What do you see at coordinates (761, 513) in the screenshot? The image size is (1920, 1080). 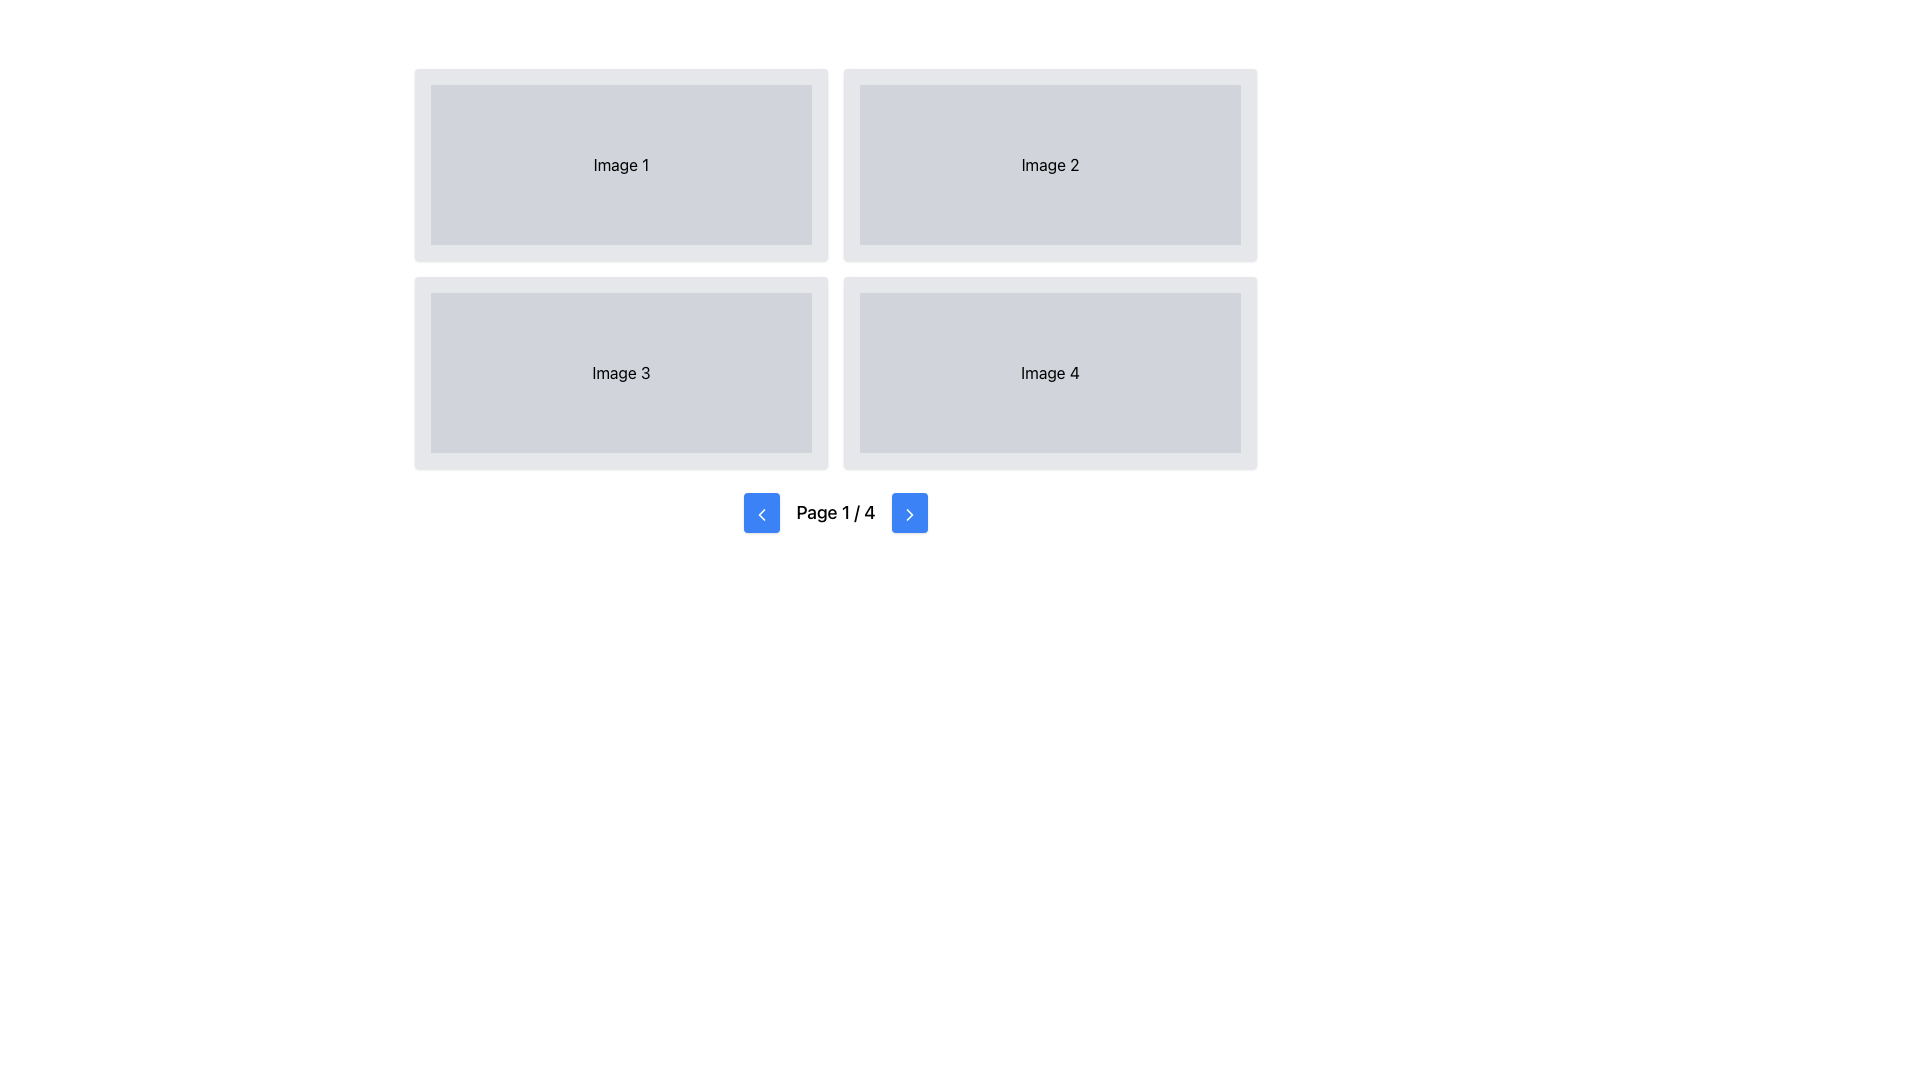 I see `the Chevron Icon button located to the left of the text 'Page 1 / 4'` at bounding box center [761, 513].